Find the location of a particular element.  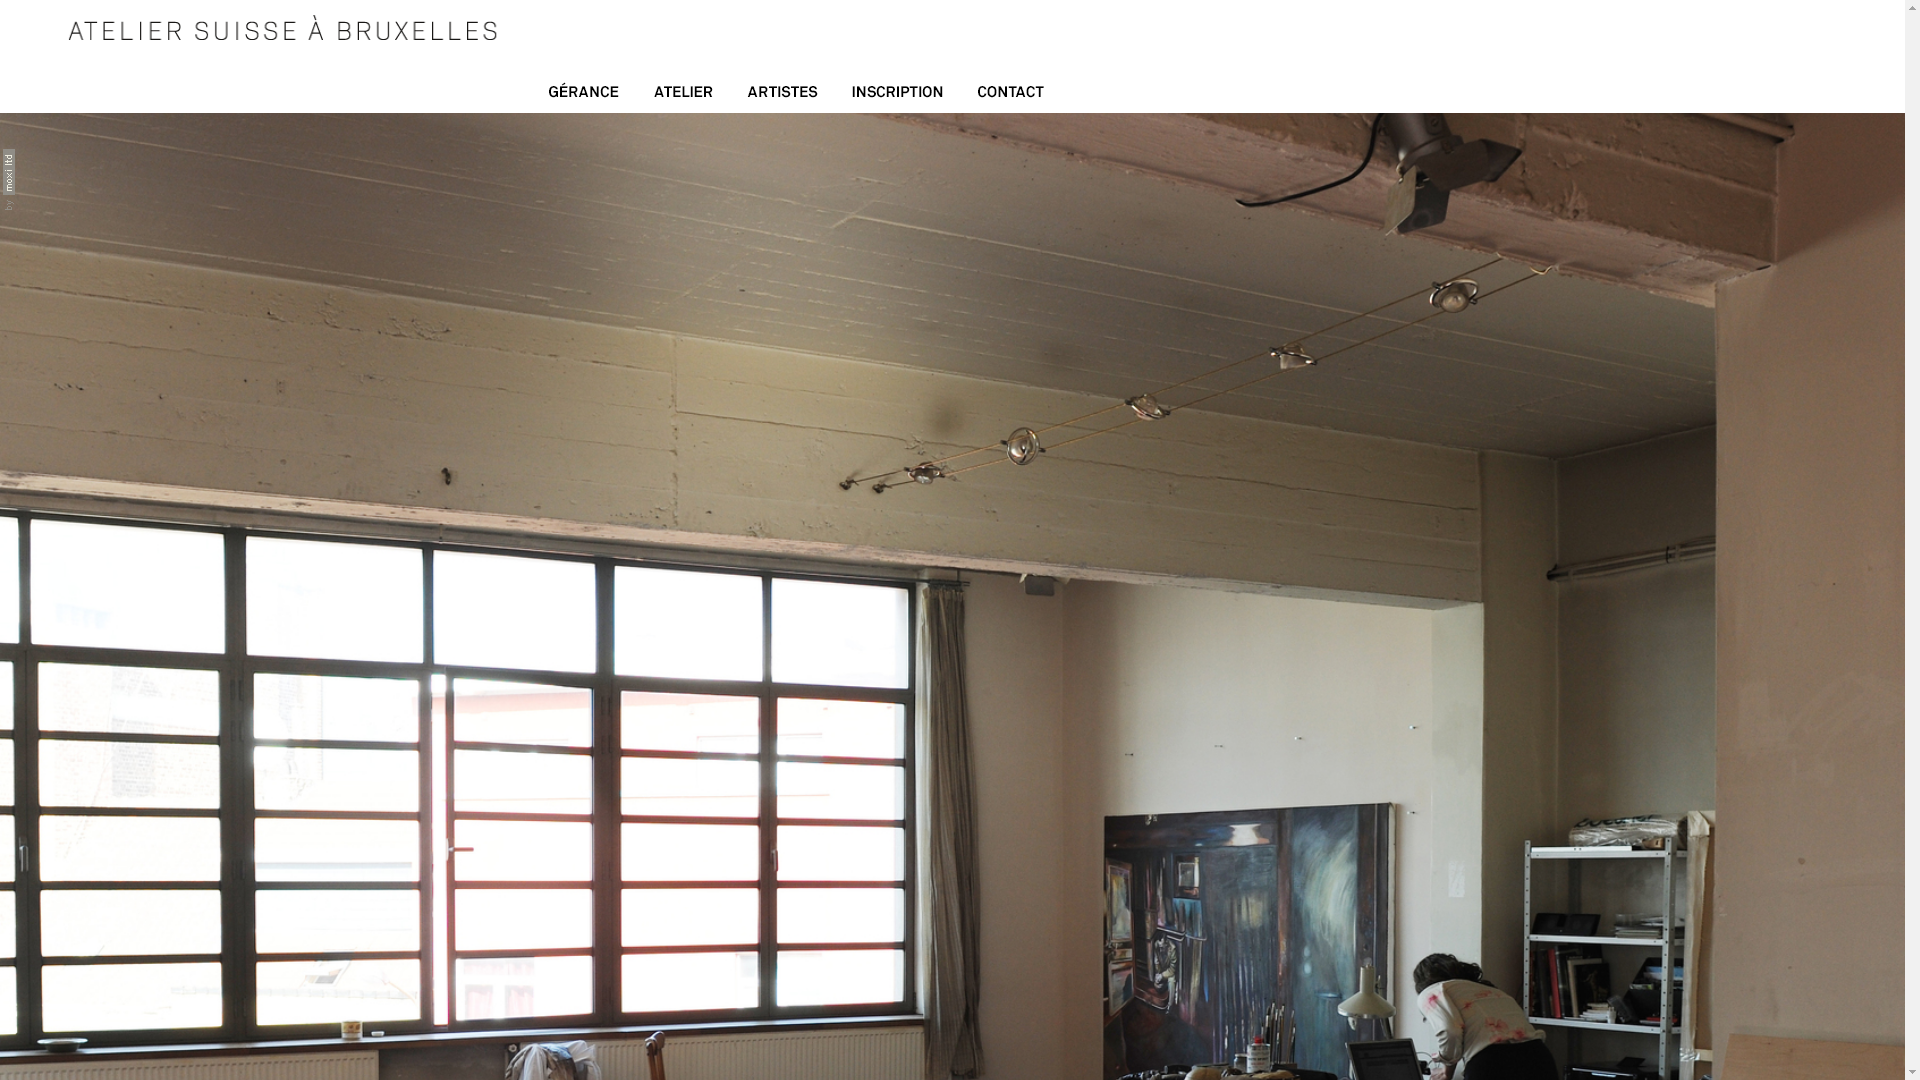

'CONTACT' is located at coordinates (1011, 96).